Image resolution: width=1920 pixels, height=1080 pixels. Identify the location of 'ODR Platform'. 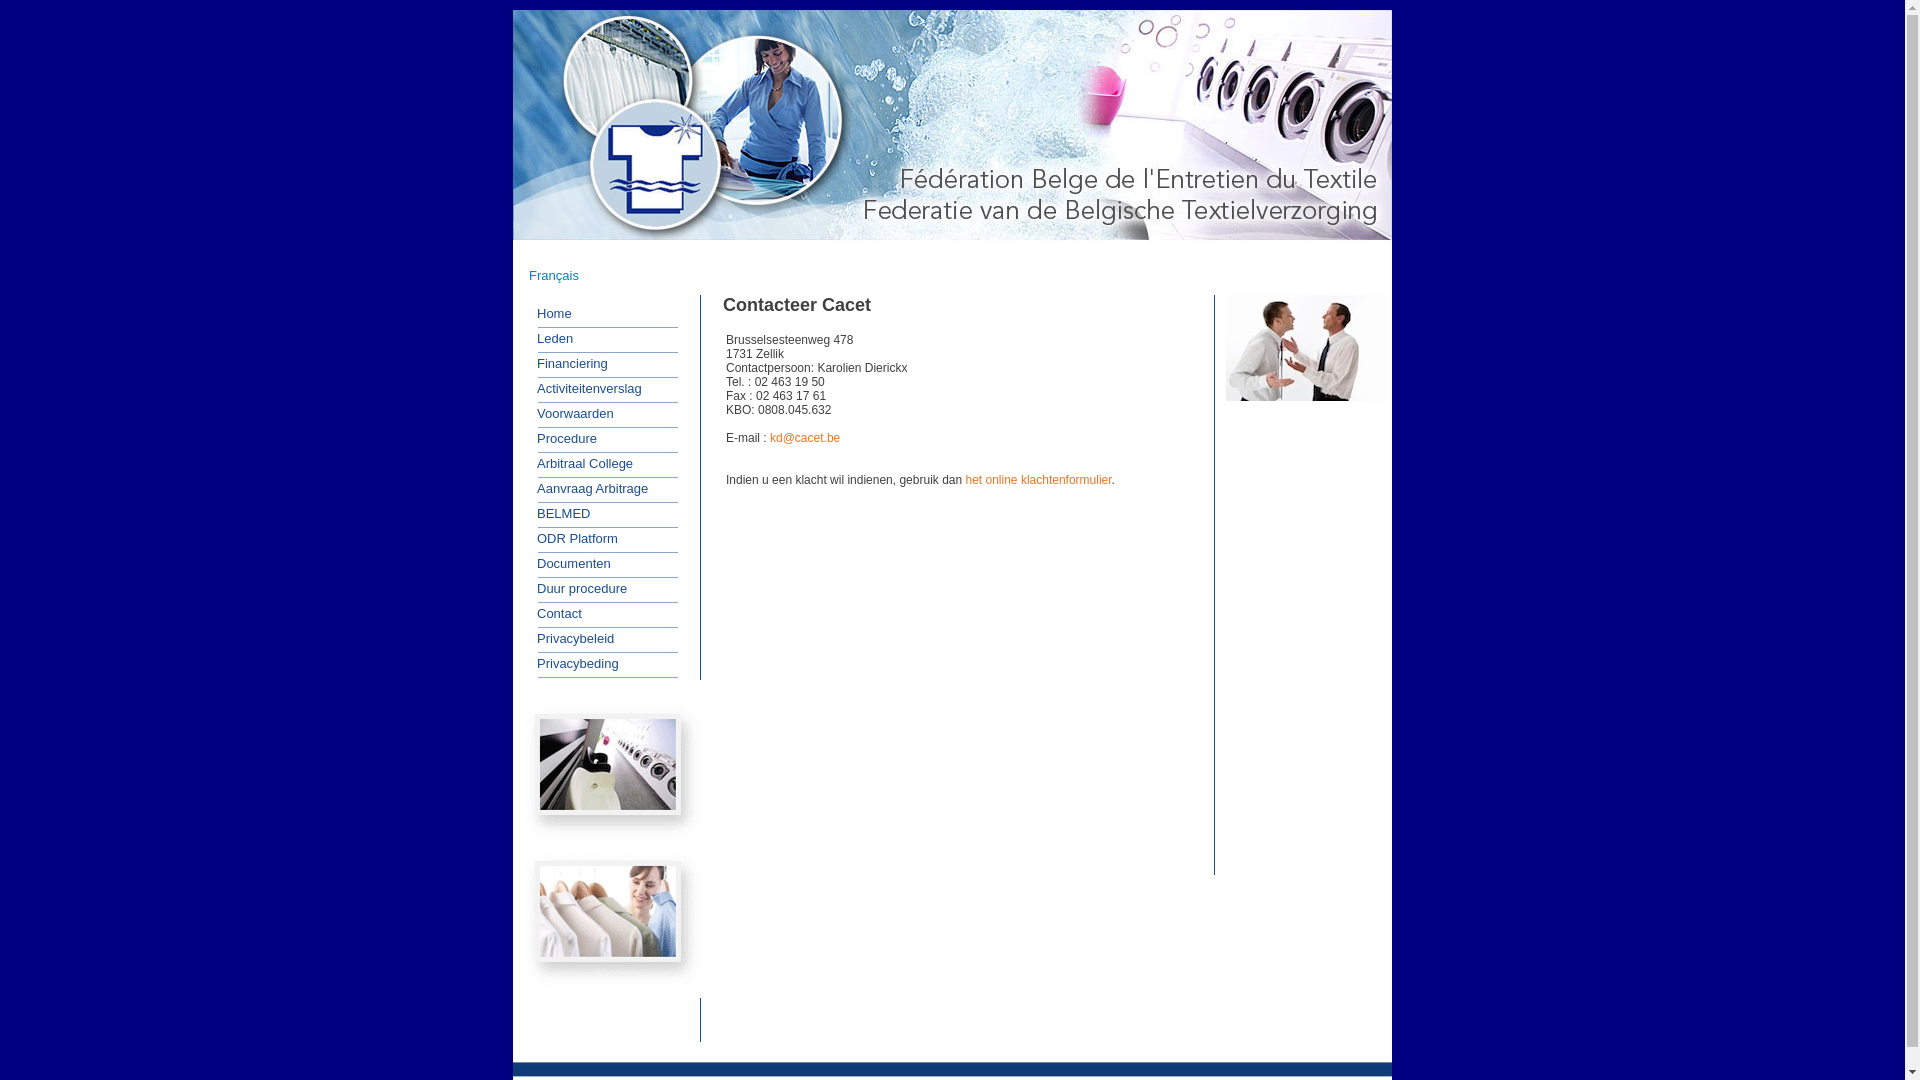
(569, 538).